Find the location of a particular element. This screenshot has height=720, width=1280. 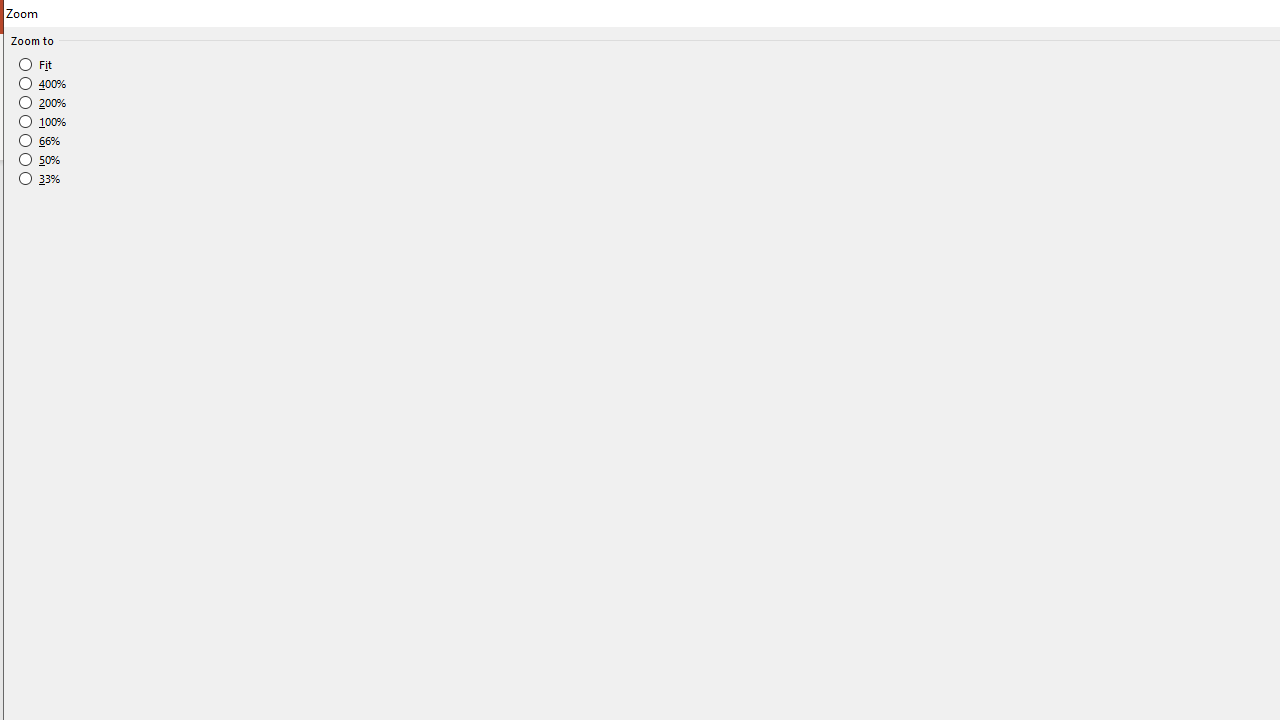

'Fit' is located at coordinates (36, 63).